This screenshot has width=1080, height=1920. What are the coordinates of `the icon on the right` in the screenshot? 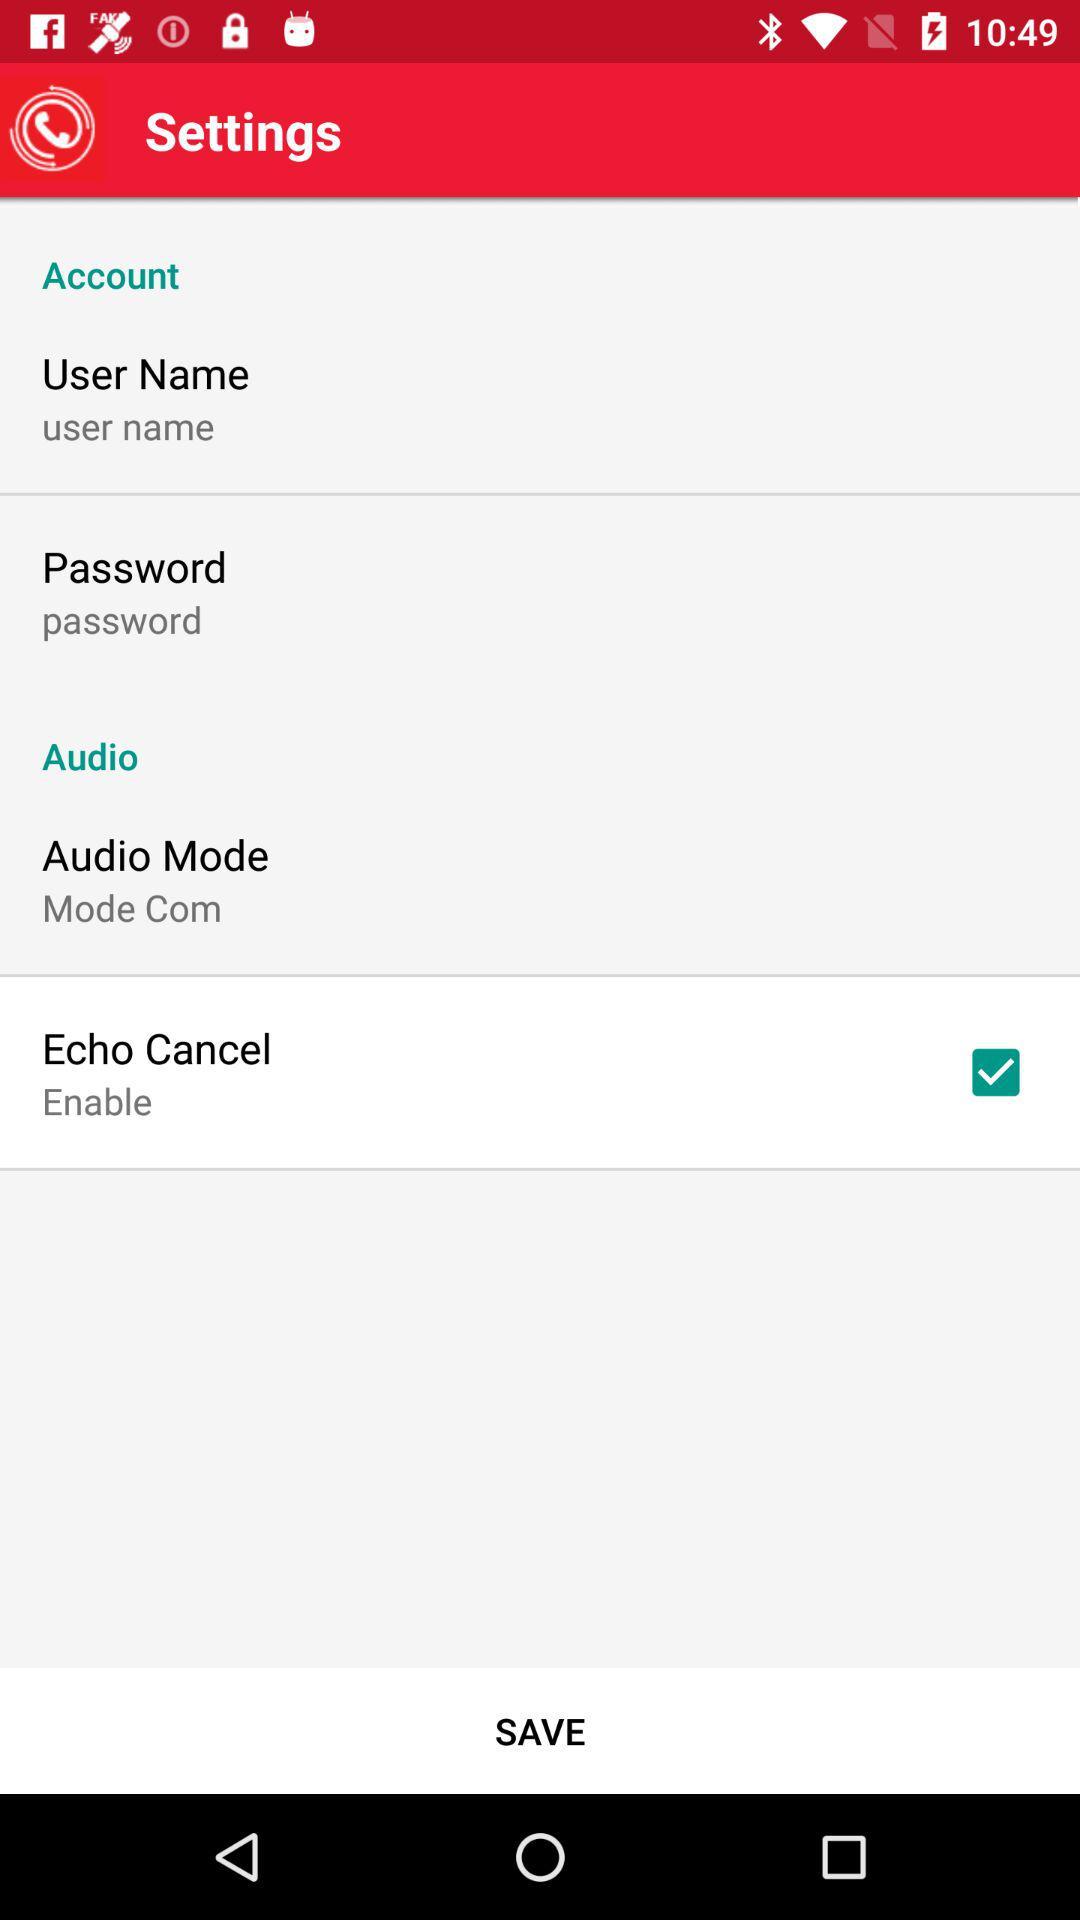 It's located at (995, 1071).